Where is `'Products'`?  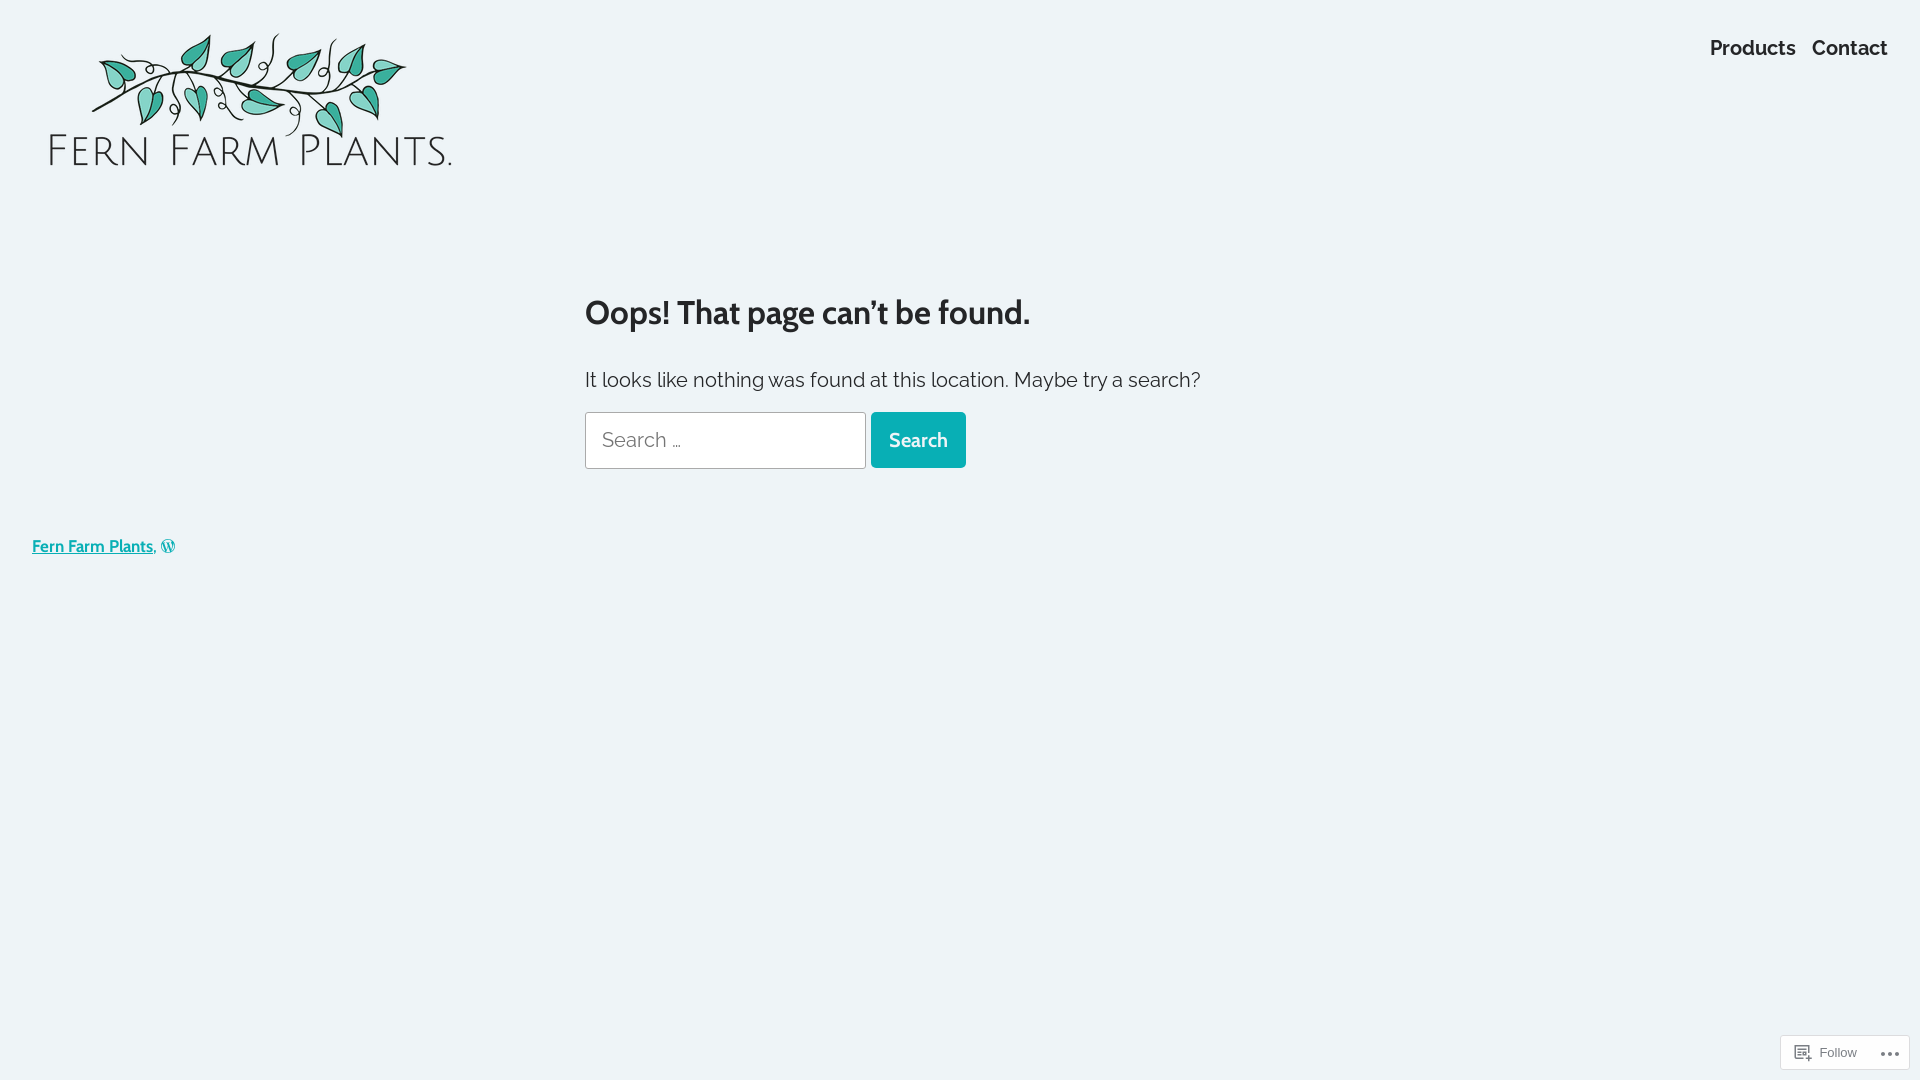 'Products' is located at coordinates (1751, 46).